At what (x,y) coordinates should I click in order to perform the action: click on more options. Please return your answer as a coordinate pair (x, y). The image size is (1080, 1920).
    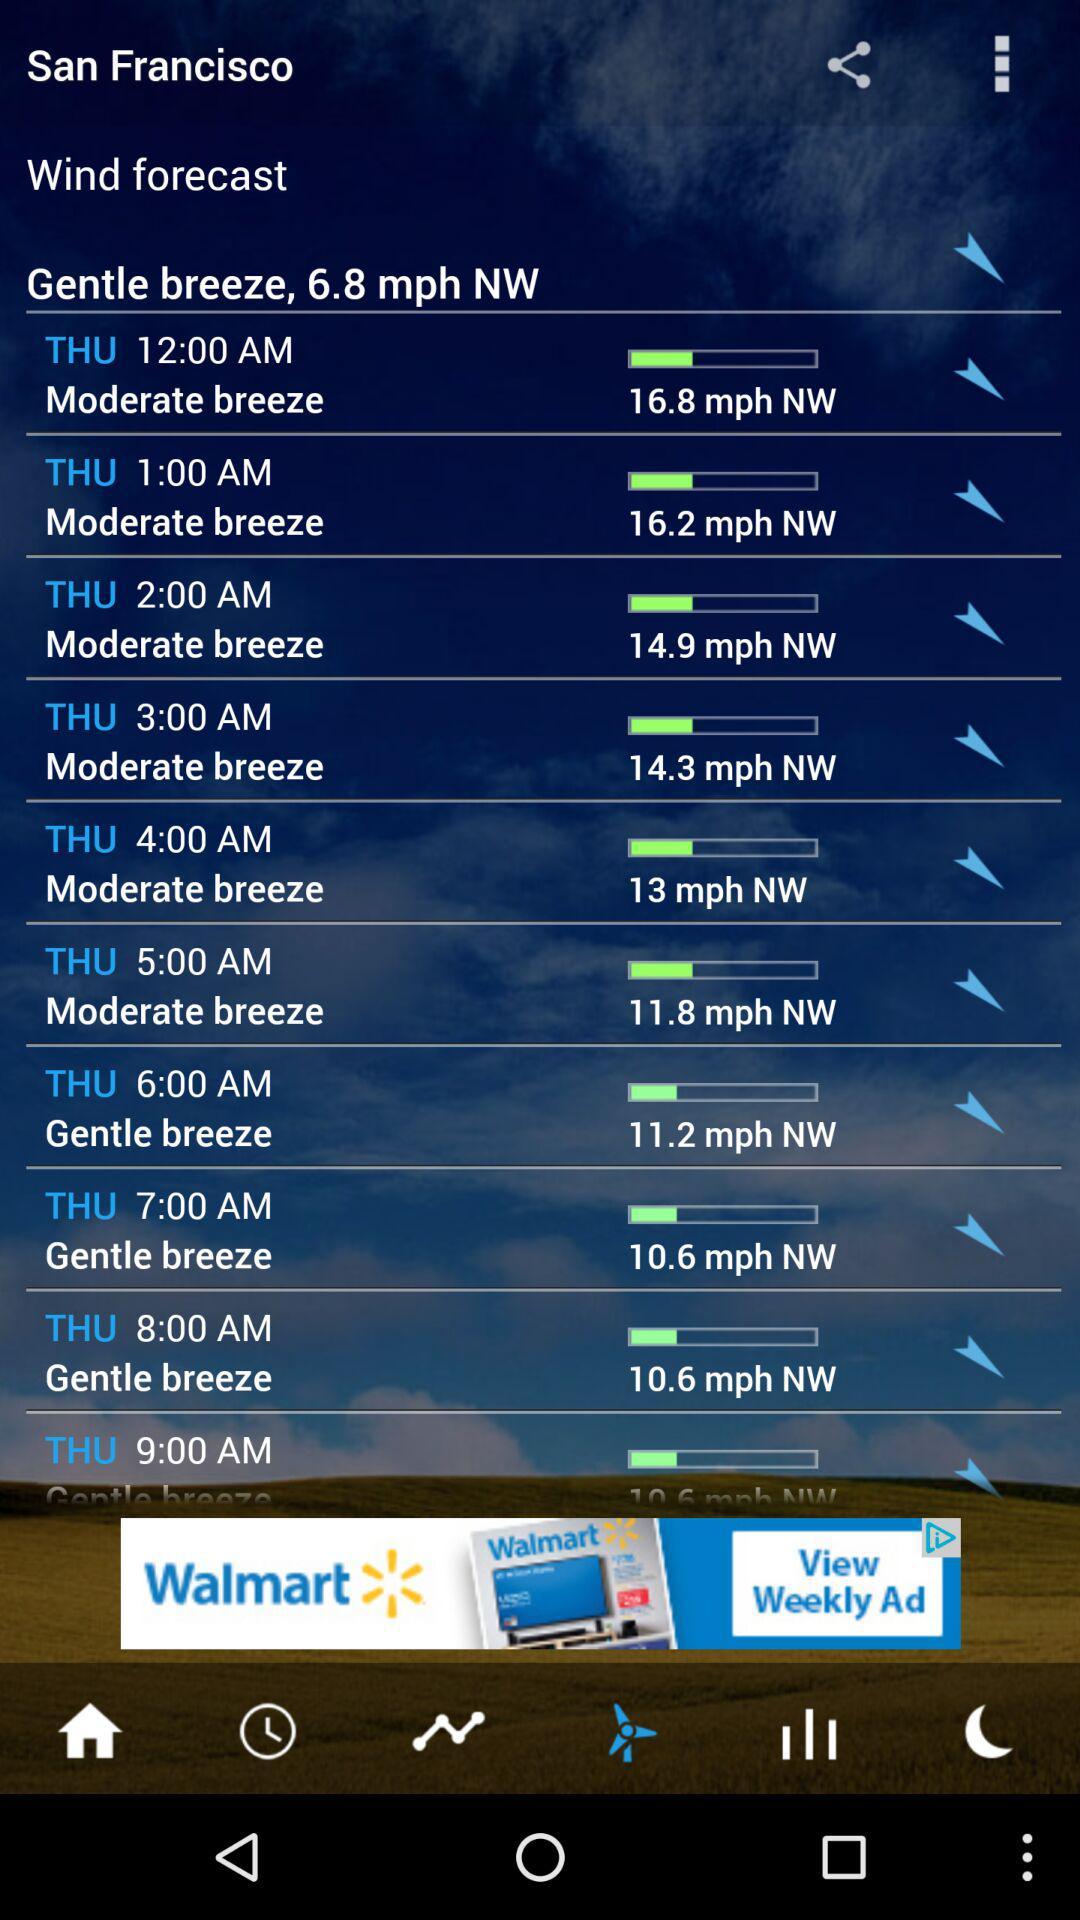
    Looking at the image, I should click on (1002, 63).